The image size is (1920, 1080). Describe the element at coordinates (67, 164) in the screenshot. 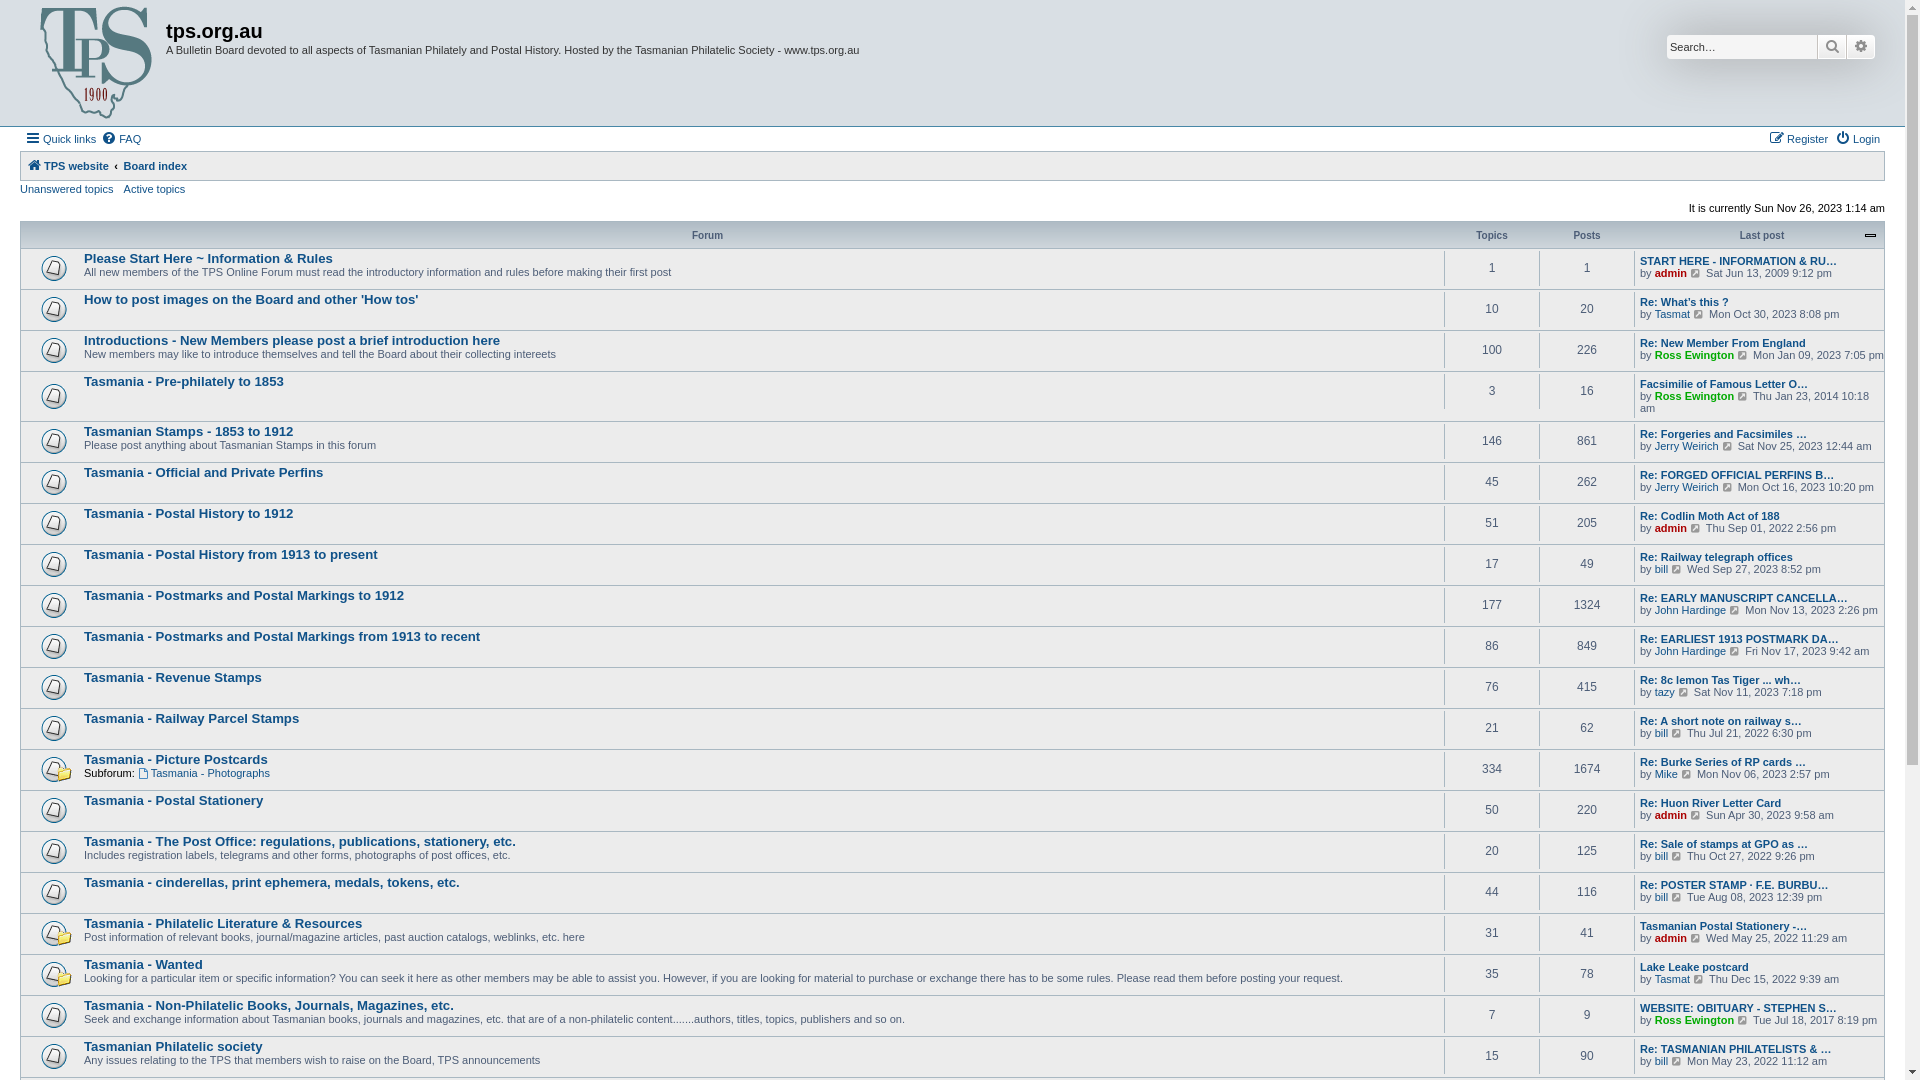

I see `'TPS website'` at that location.